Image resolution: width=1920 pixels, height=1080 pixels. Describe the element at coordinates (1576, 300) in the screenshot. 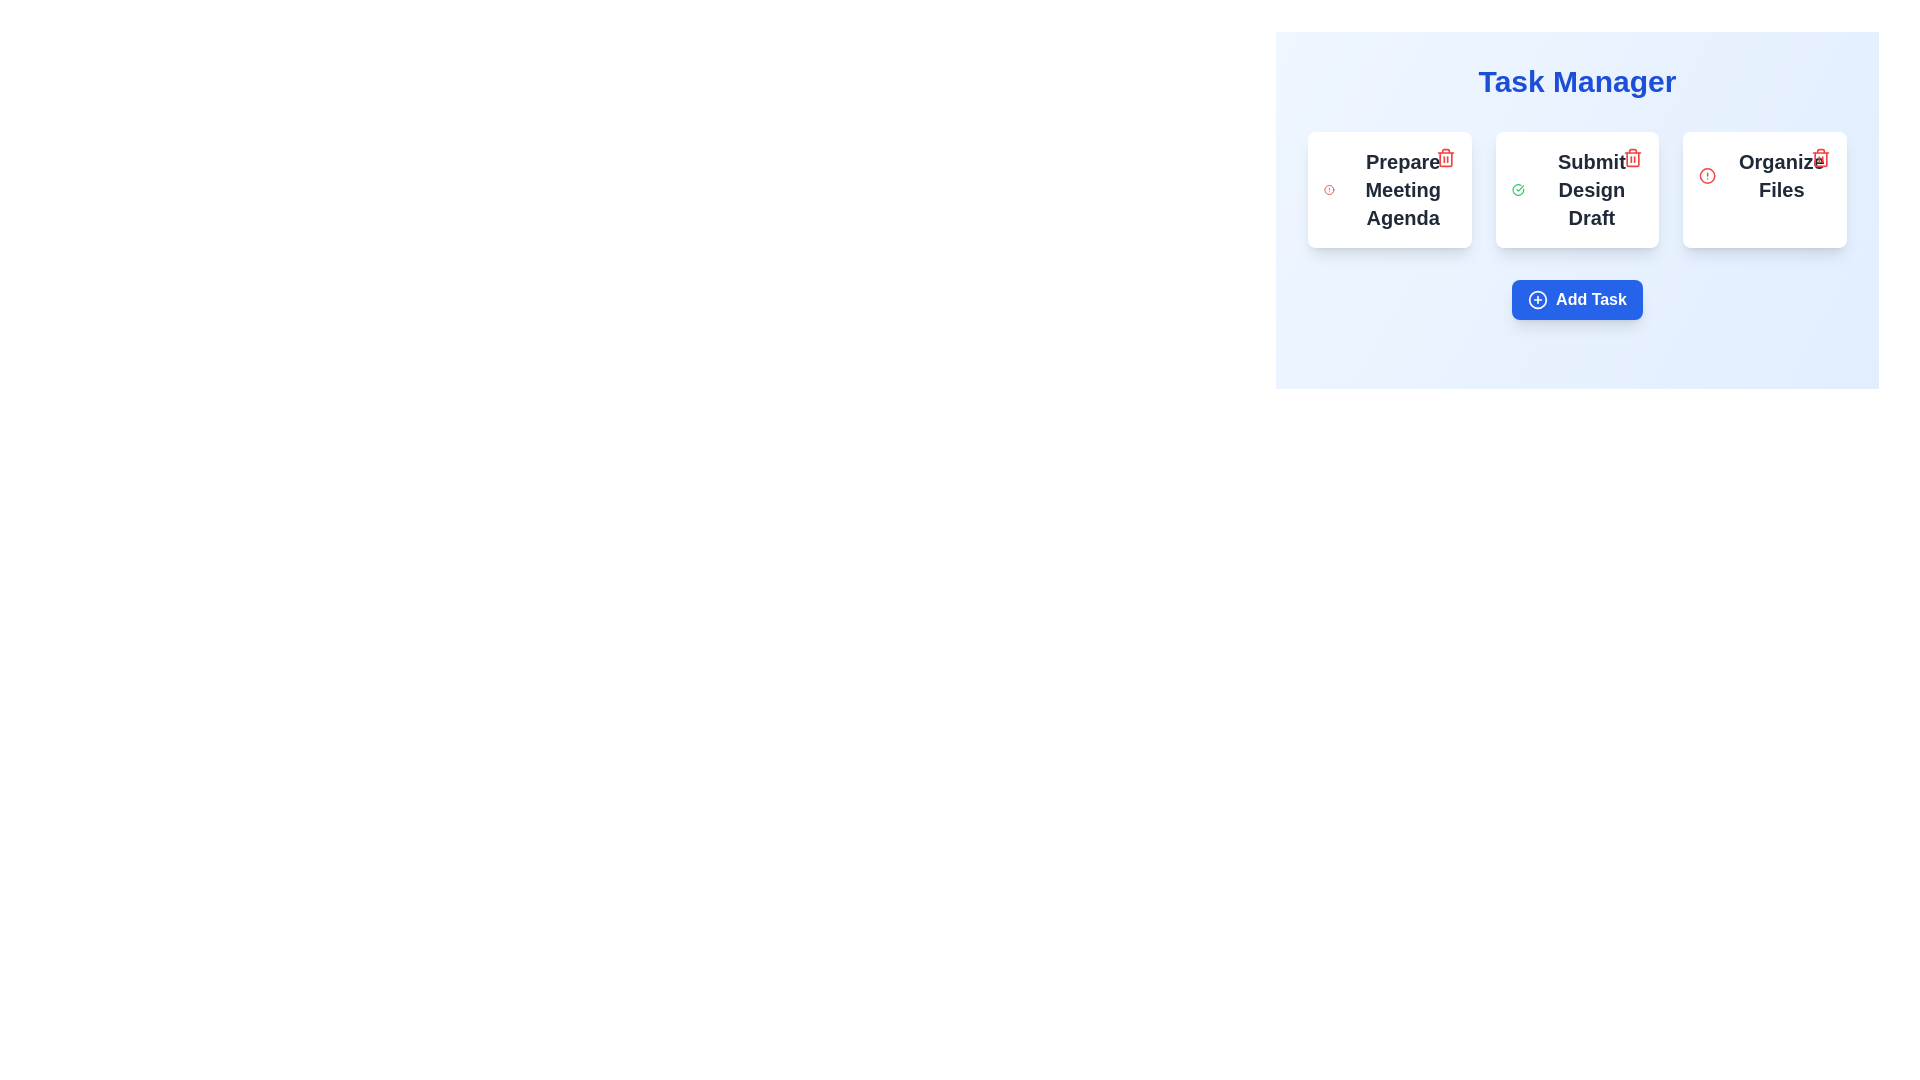

I see `the bright blue 'Add Task' button with rounded corners` at that location.